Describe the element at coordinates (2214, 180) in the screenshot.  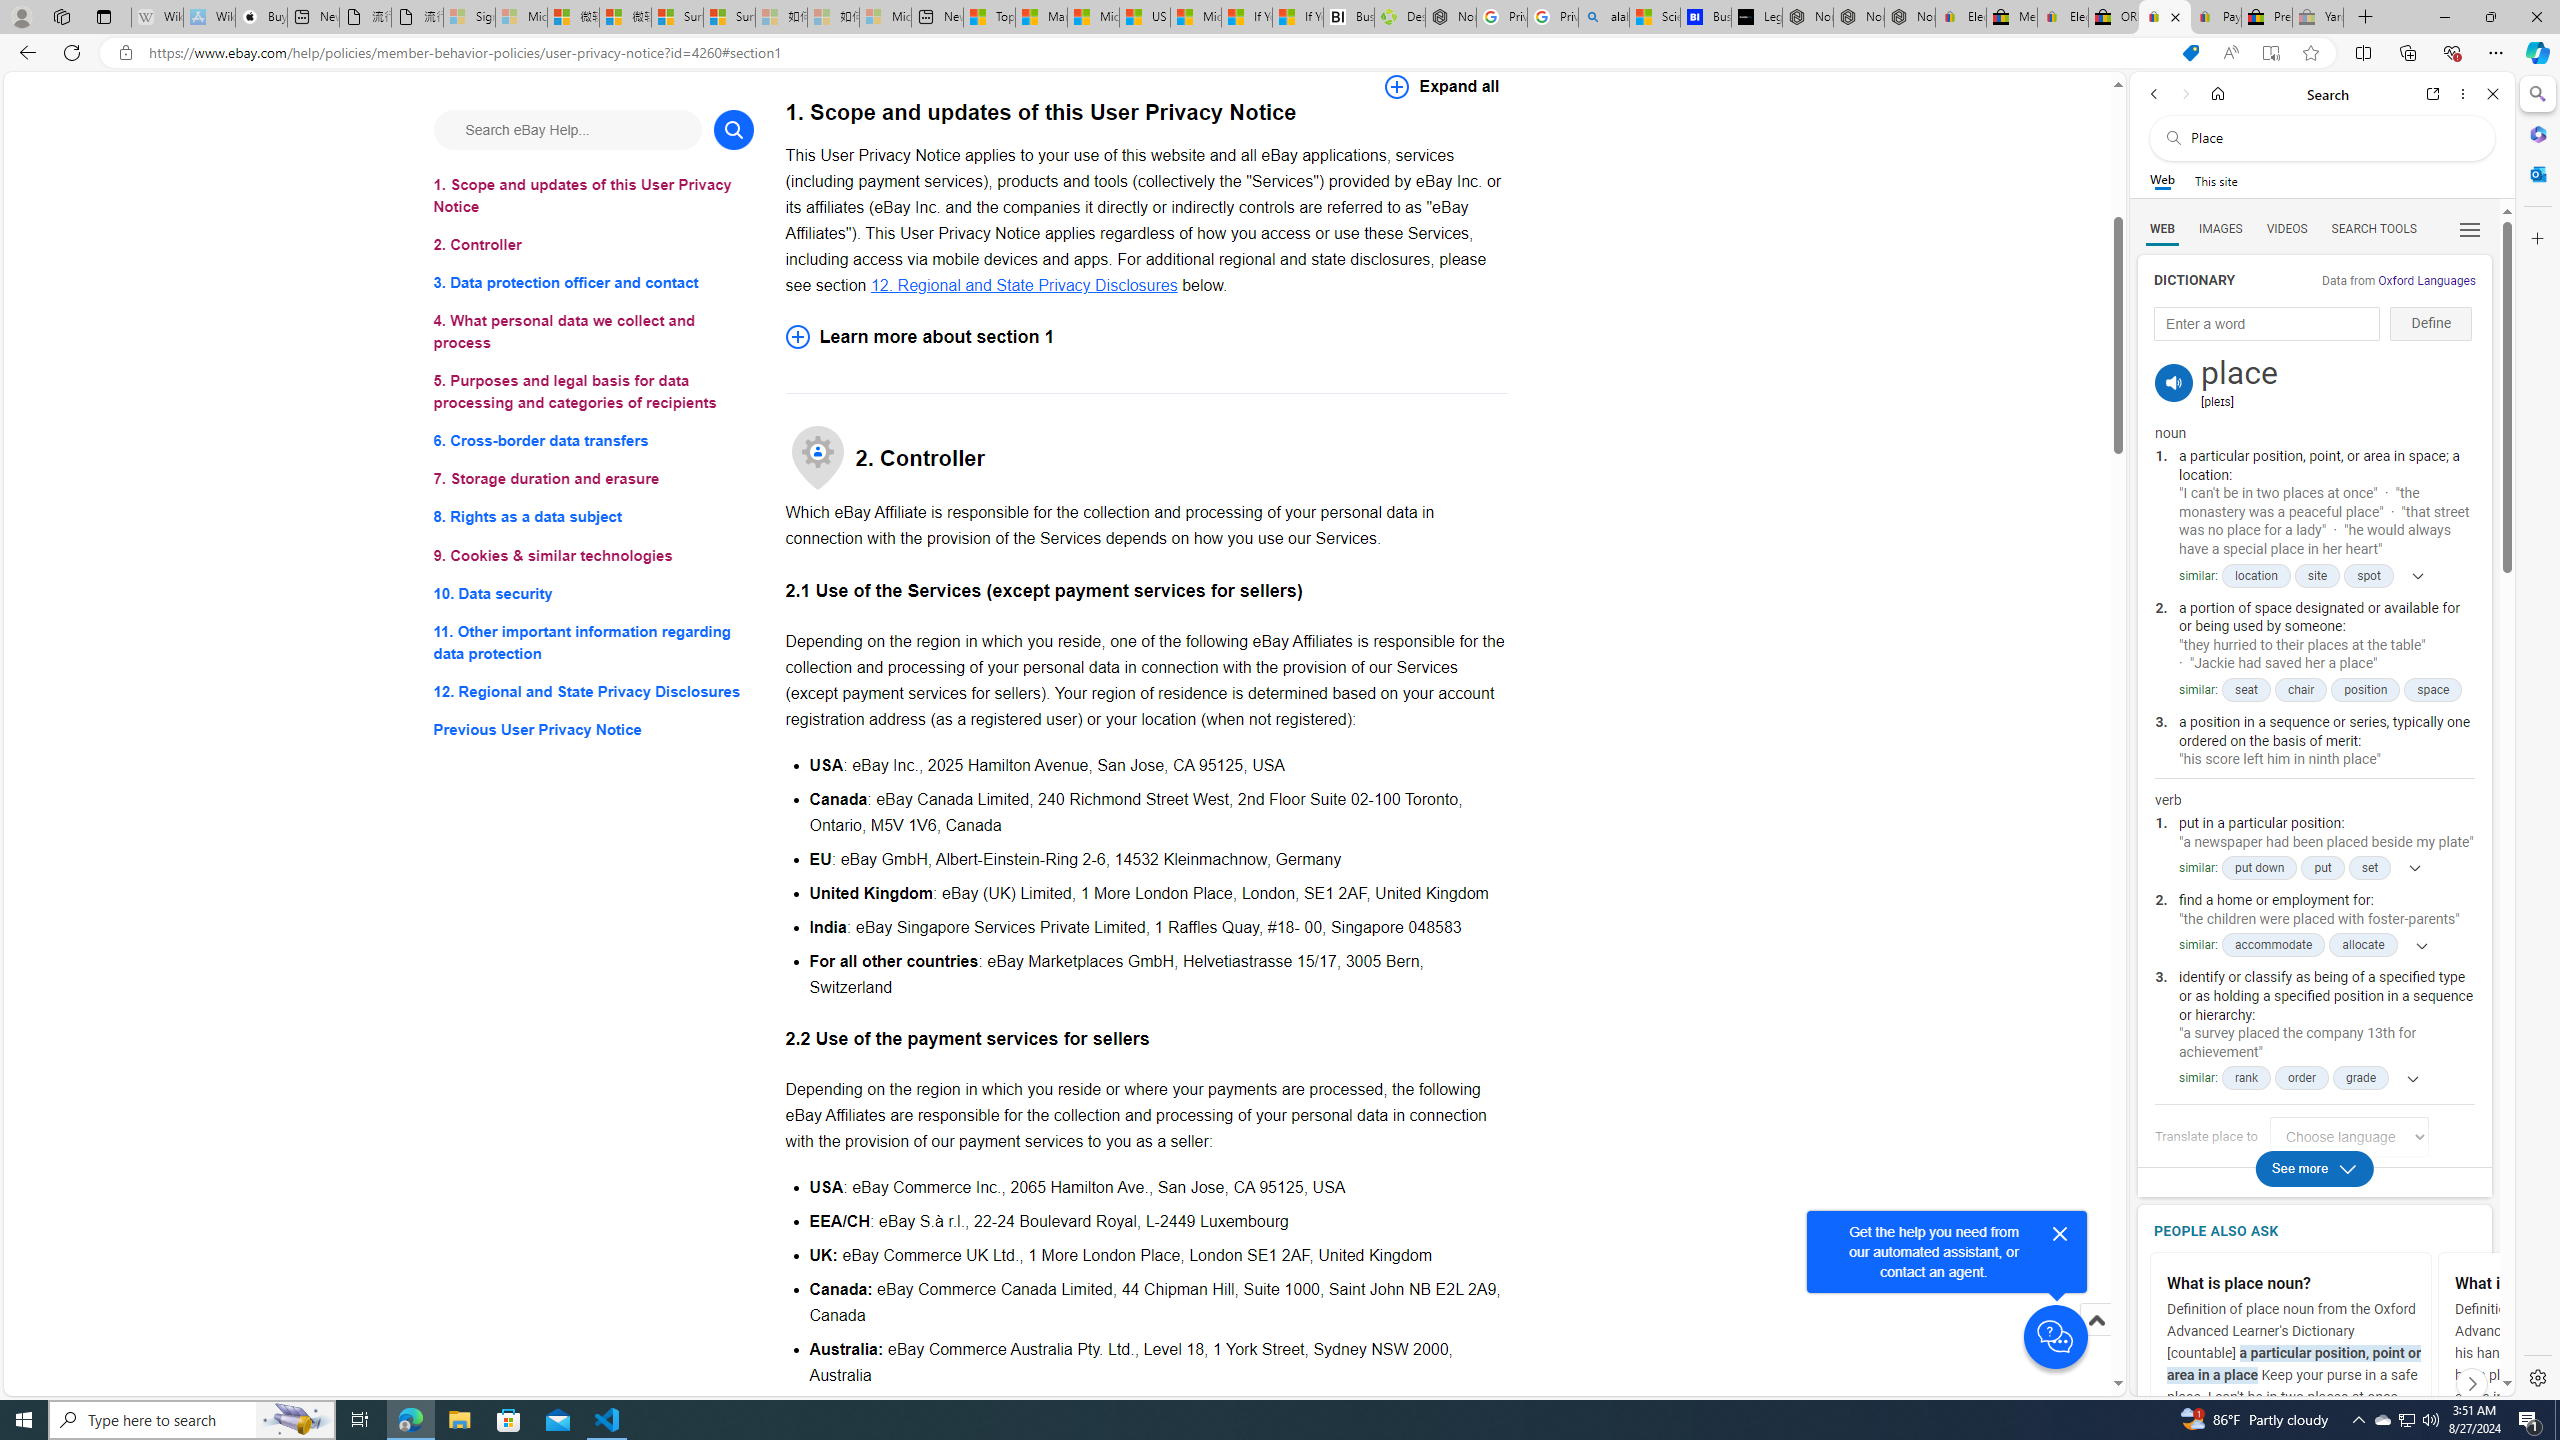
I see `'This site scope'` at that location.